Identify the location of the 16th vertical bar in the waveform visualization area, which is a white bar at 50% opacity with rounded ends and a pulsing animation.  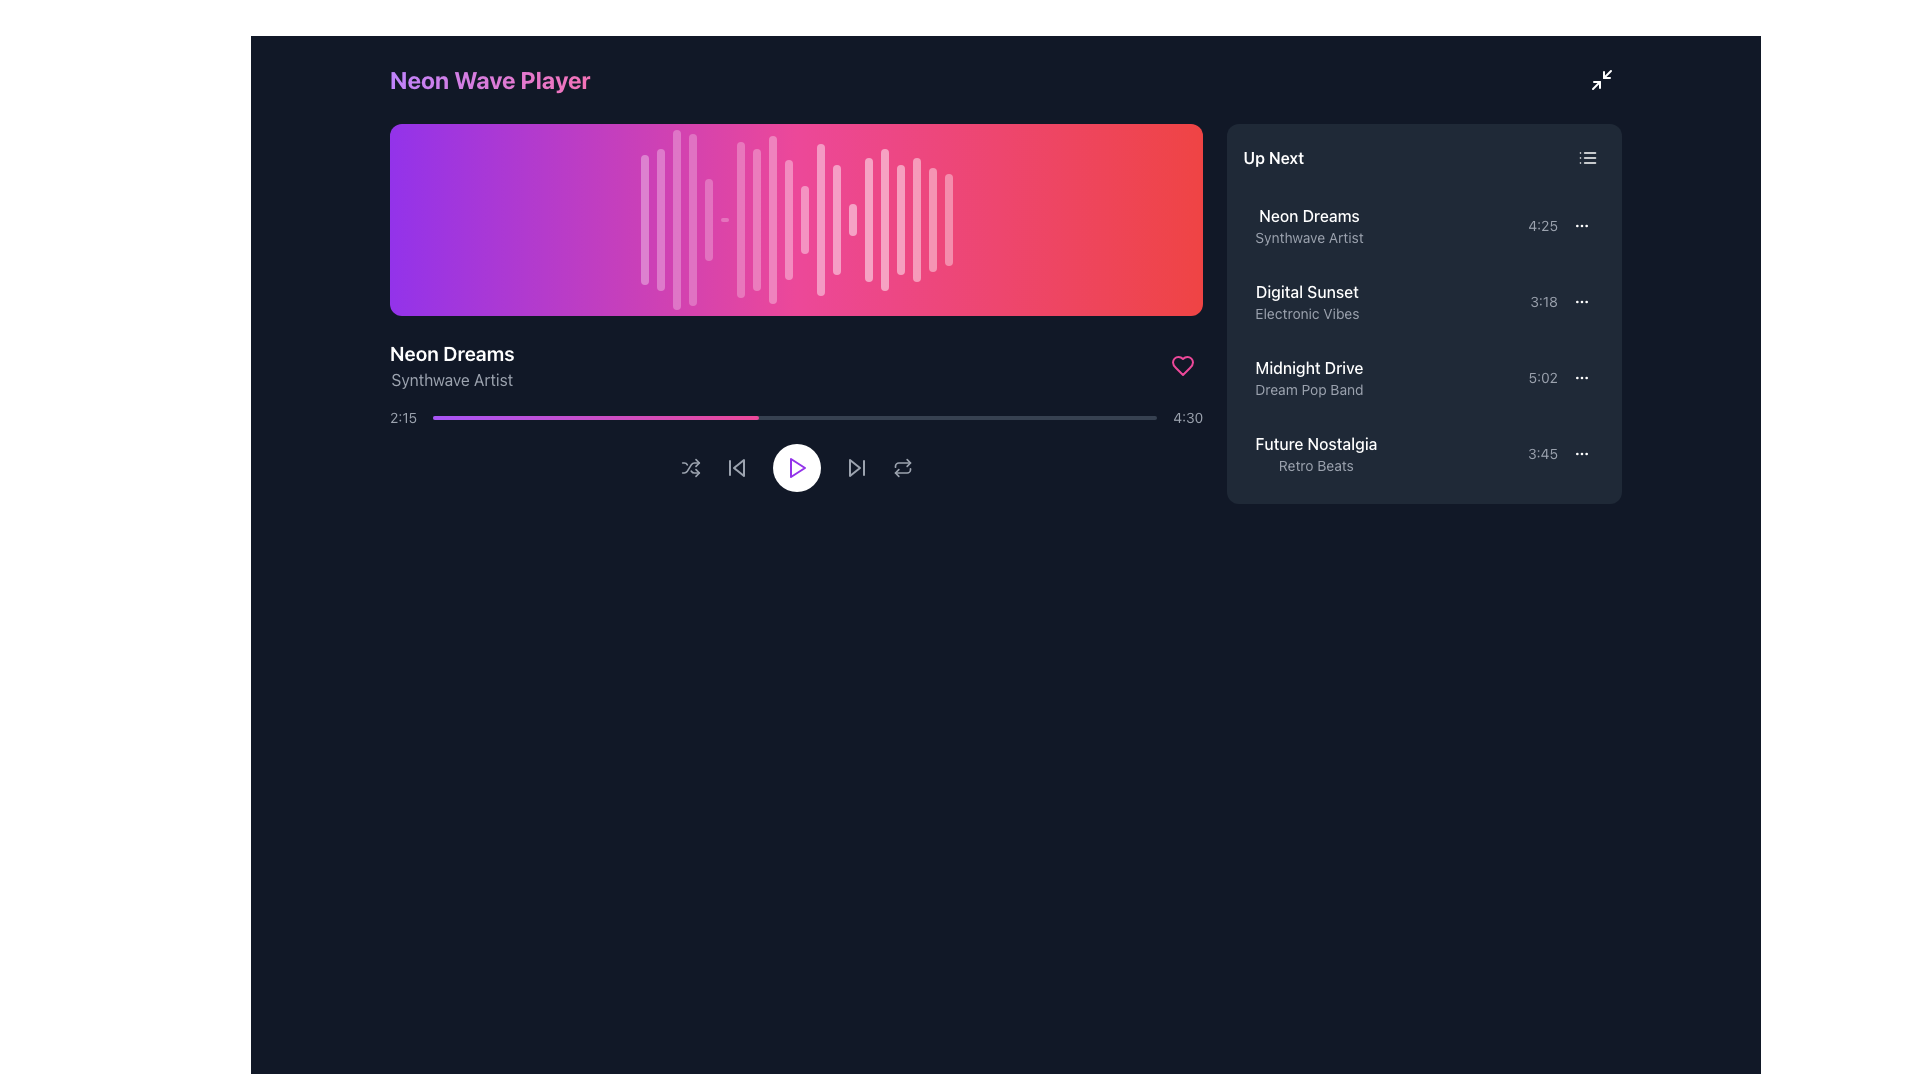
(883, 219).